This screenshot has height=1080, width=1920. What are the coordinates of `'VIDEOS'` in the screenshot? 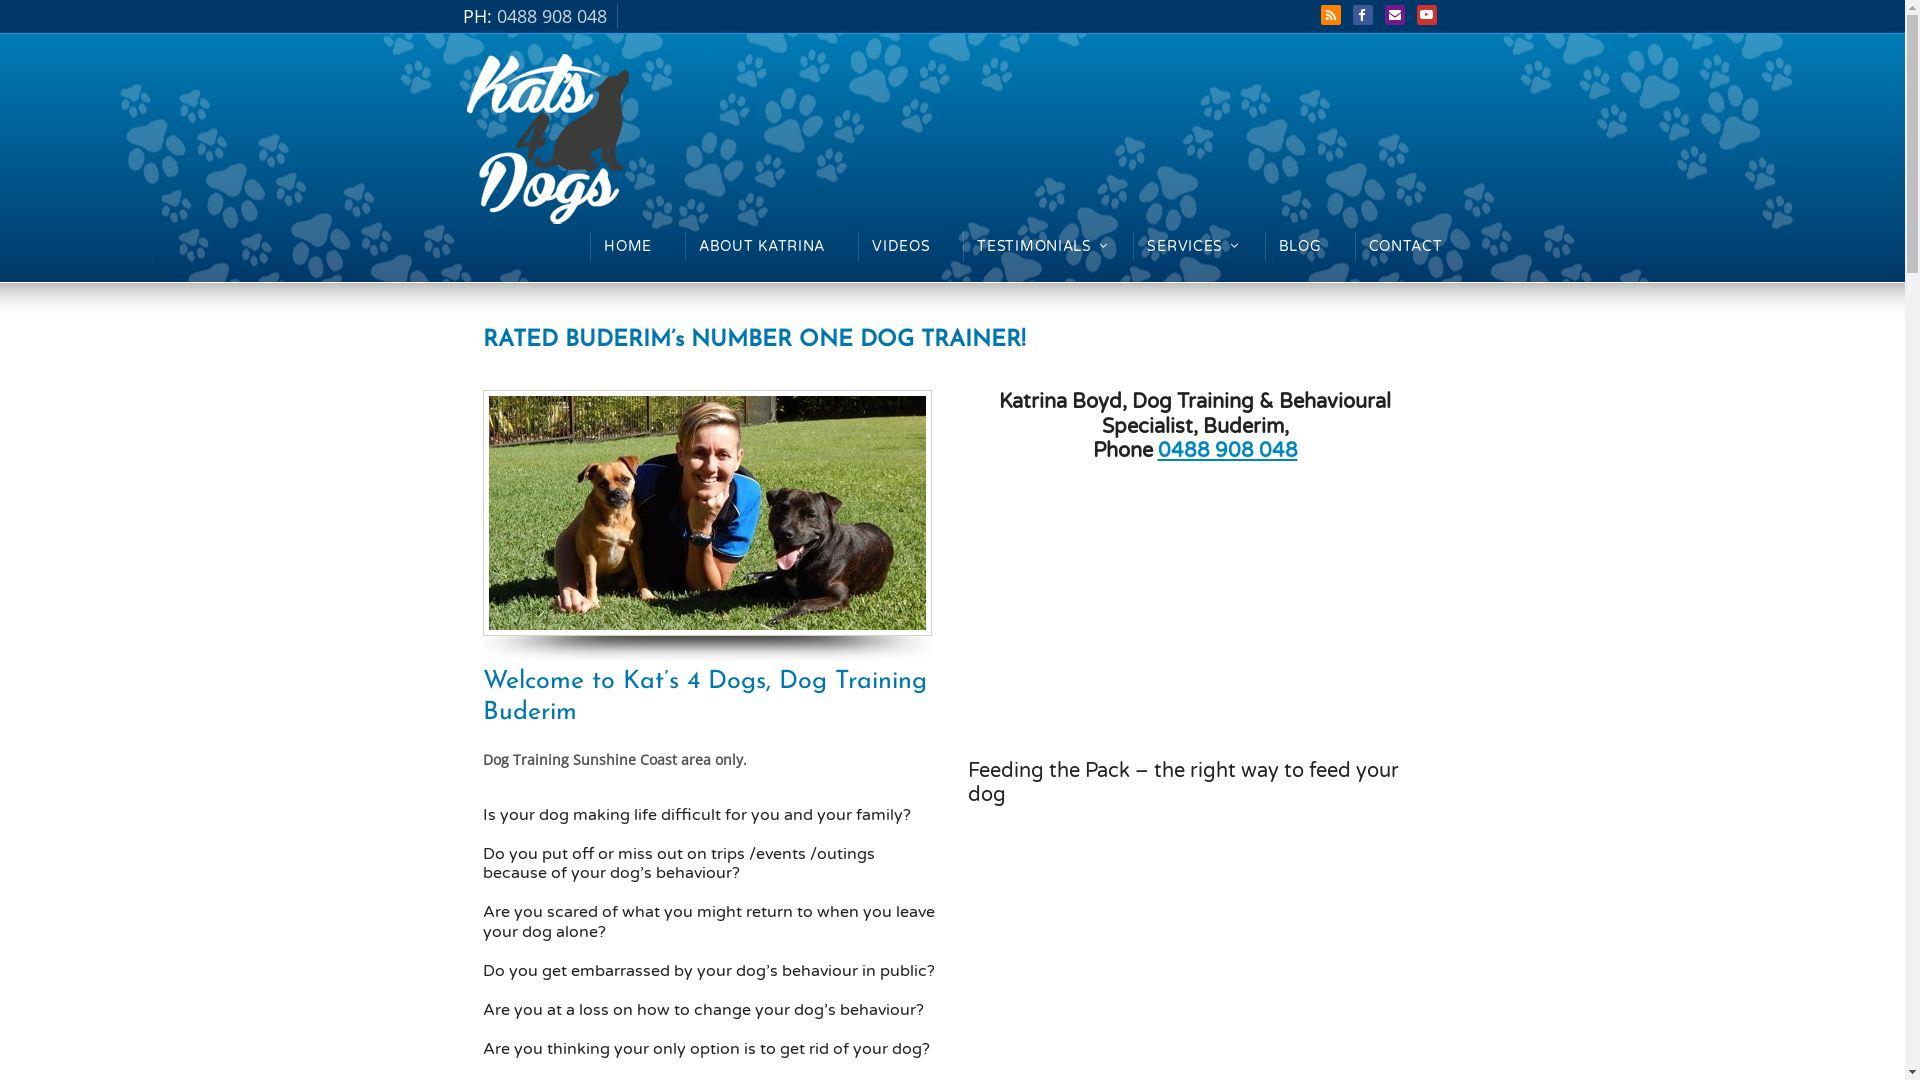 It's located at (900, 245).